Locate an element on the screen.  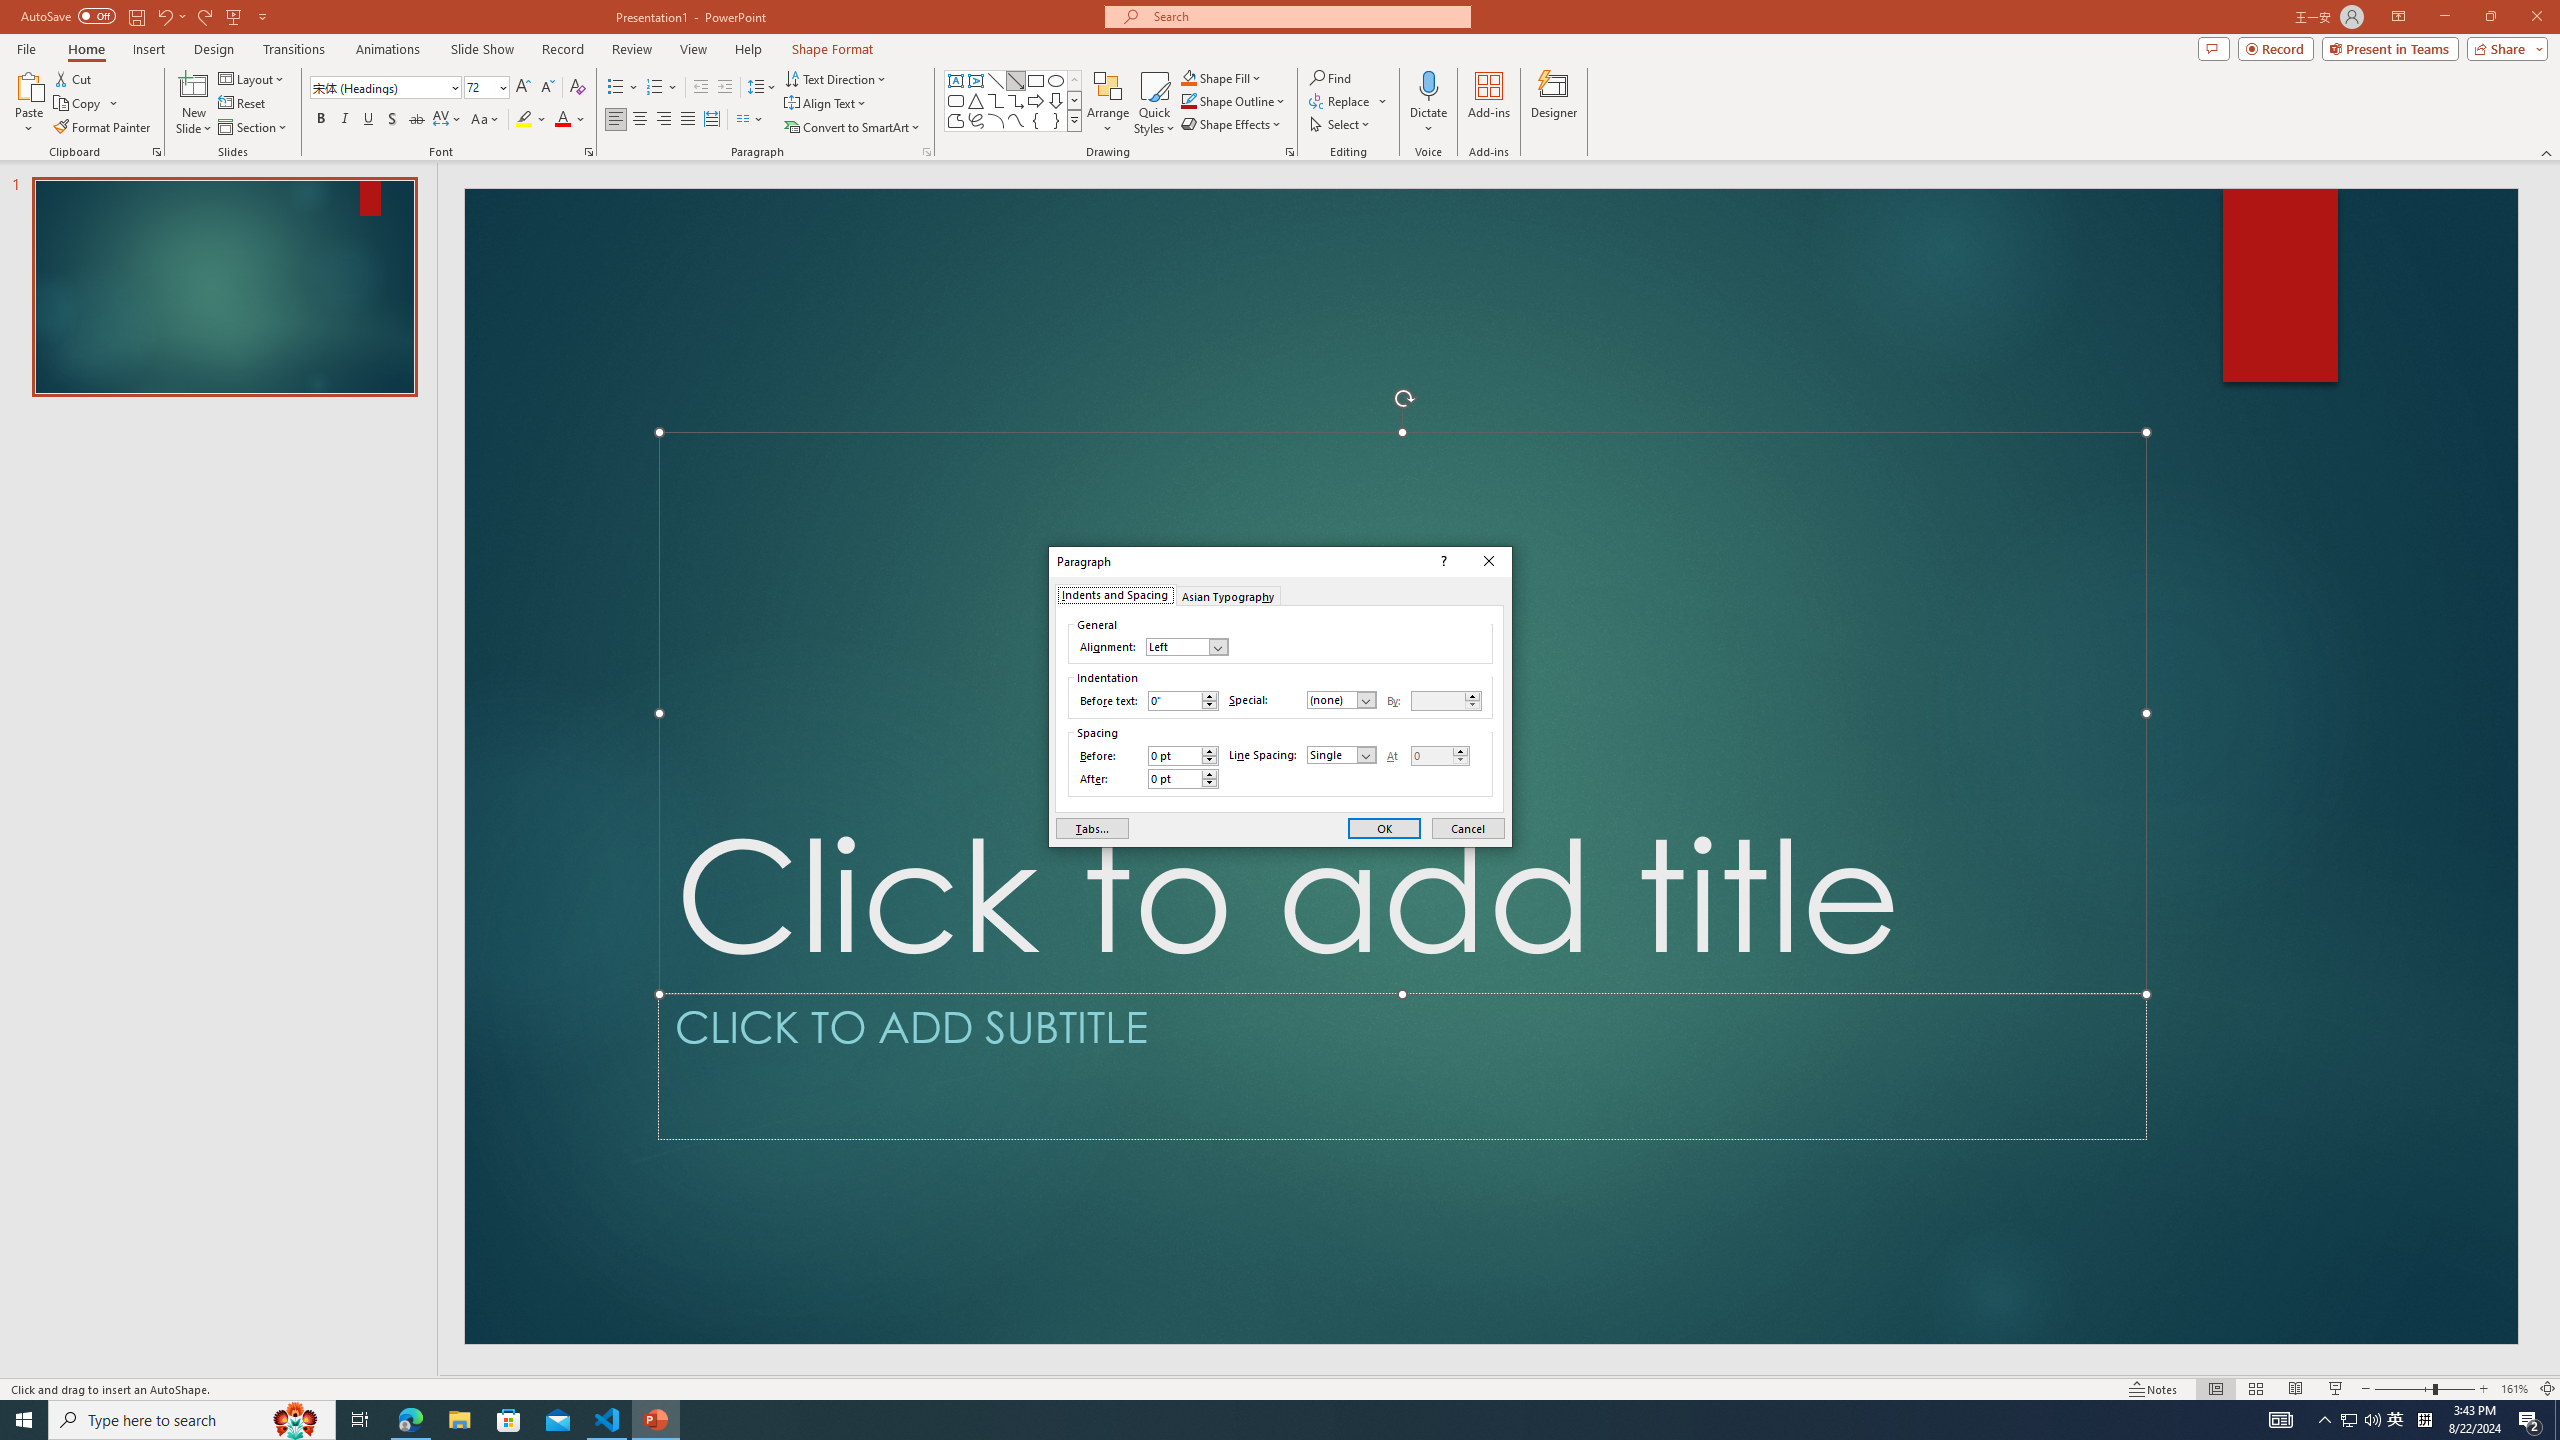
'OK' is located at coordinates (1382, 827).